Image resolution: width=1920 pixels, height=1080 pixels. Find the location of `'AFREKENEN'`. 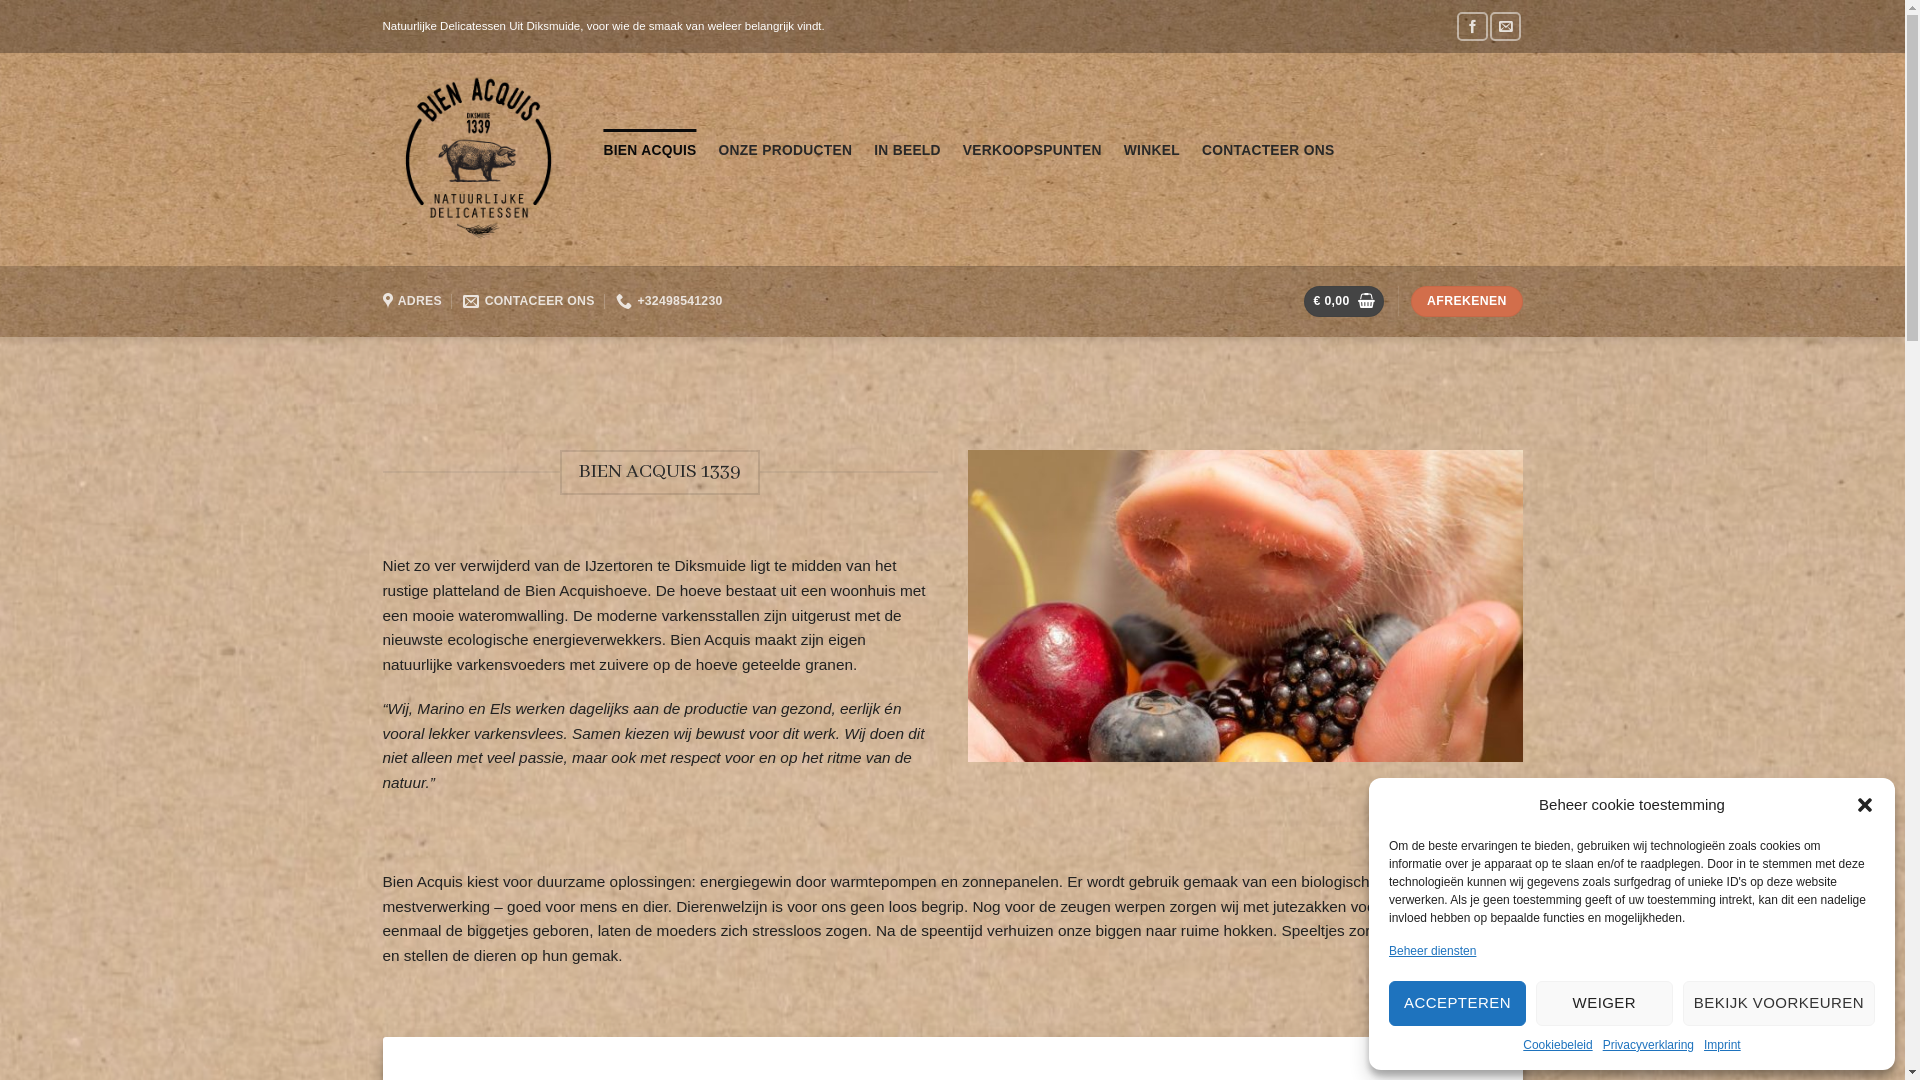

'AFREKENEN' is located at coordinates (1466, 301).